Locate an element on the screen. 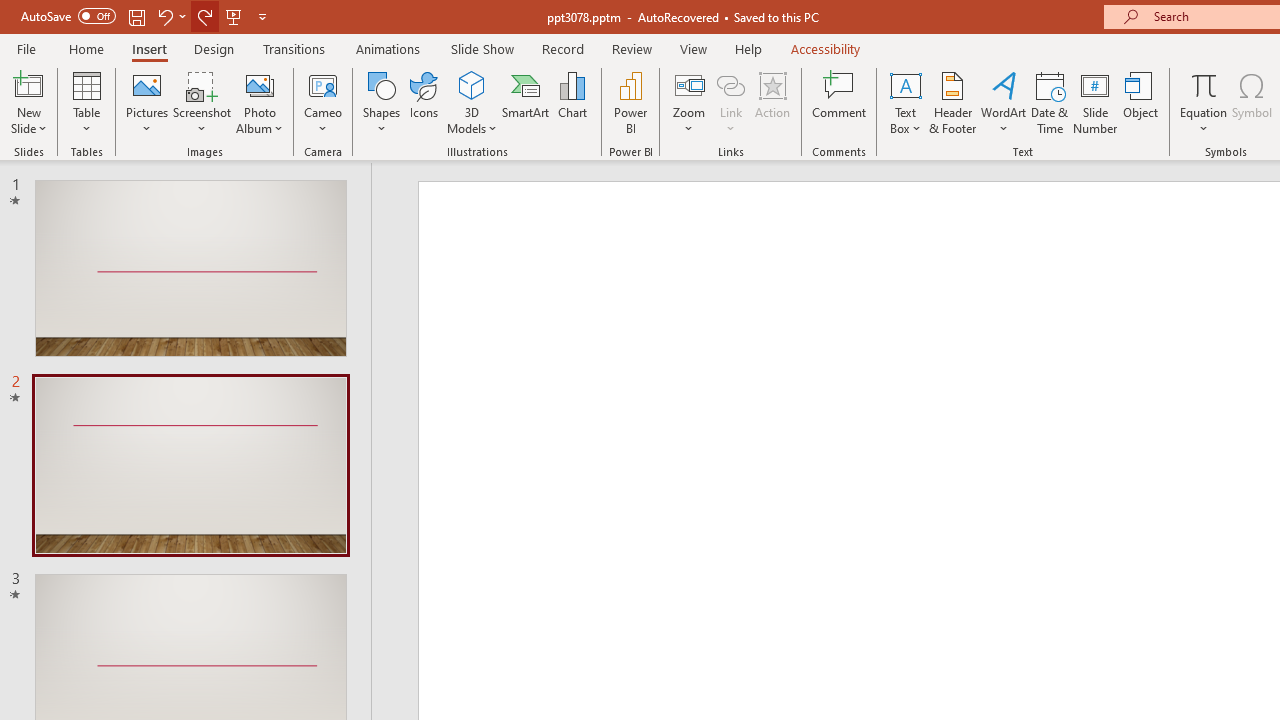 Image resolution: width=1280 pixels, height=720 pixels. 'Table' is located at coordinates (86, 103).